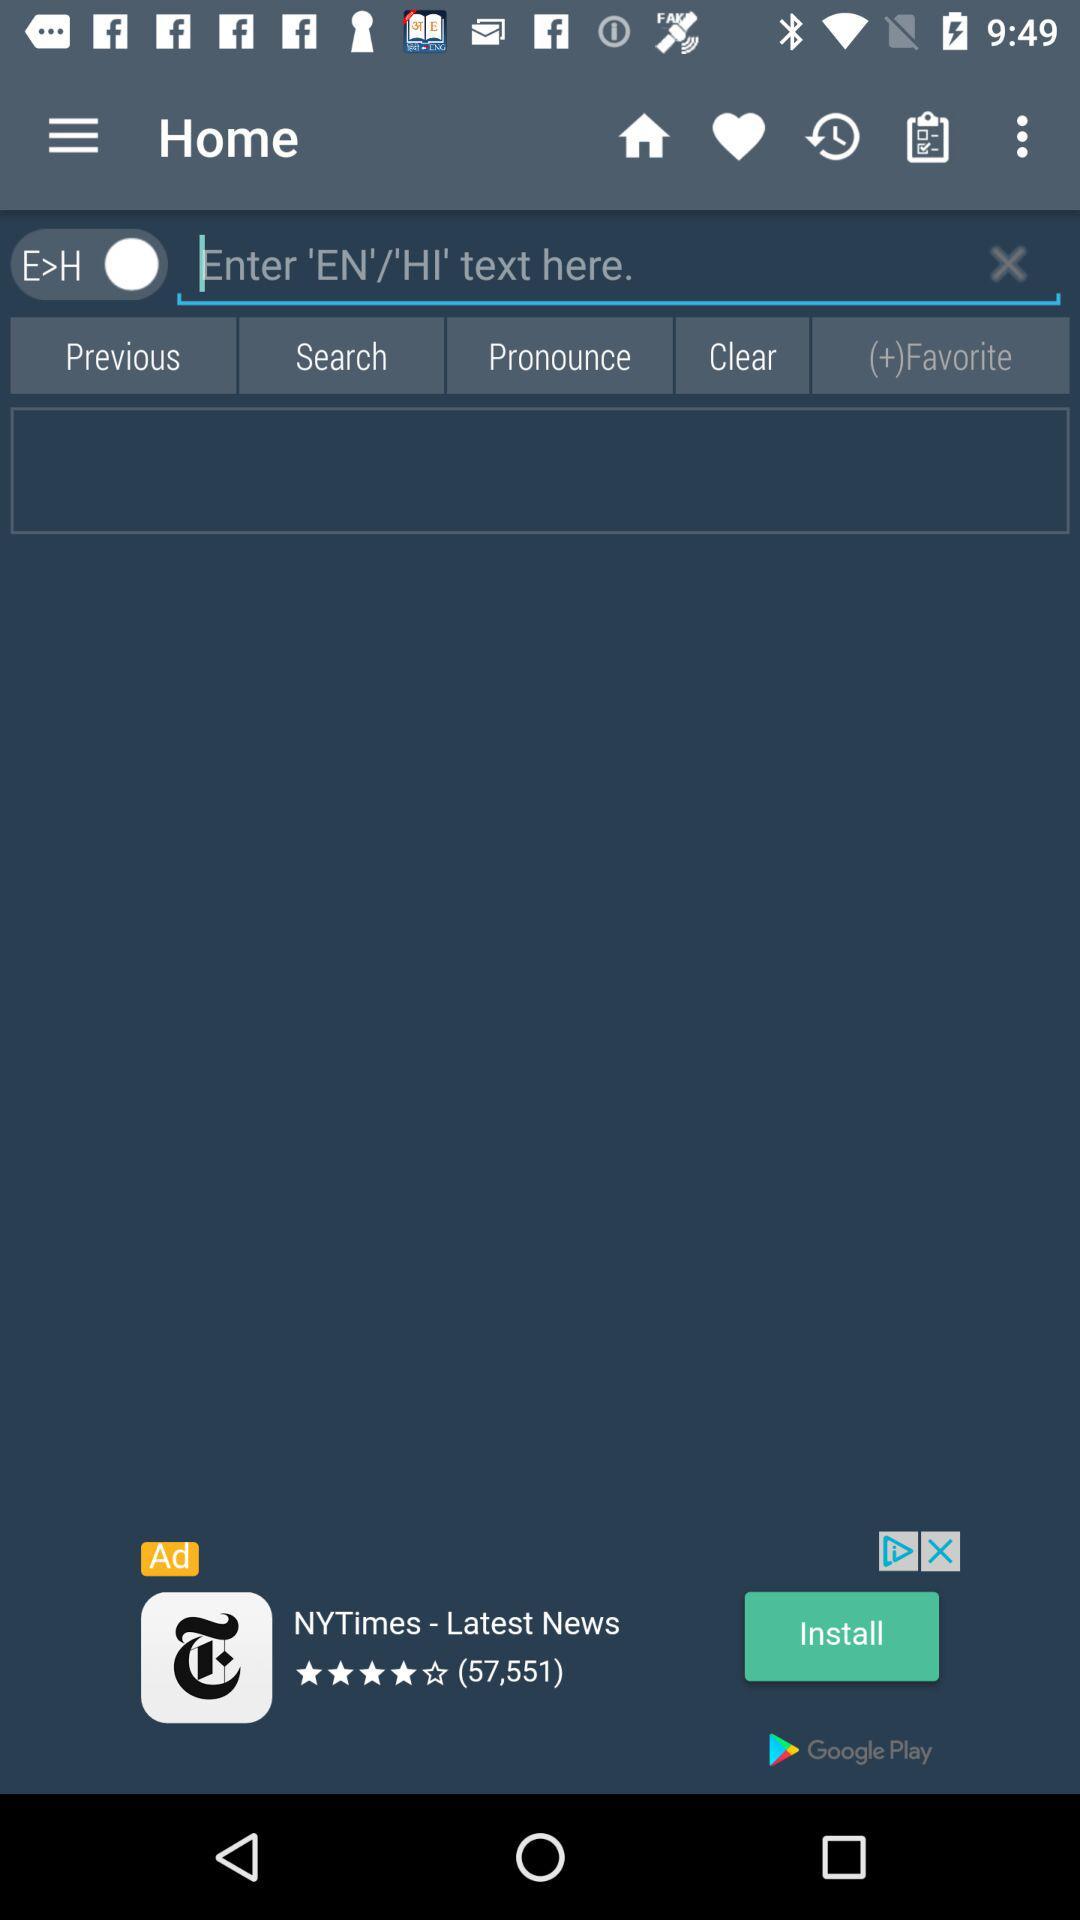  What do you see at coordinates (559, 355) in the screenshot?
I see `the button which is between search and clear` at bounding box center [559, 355].